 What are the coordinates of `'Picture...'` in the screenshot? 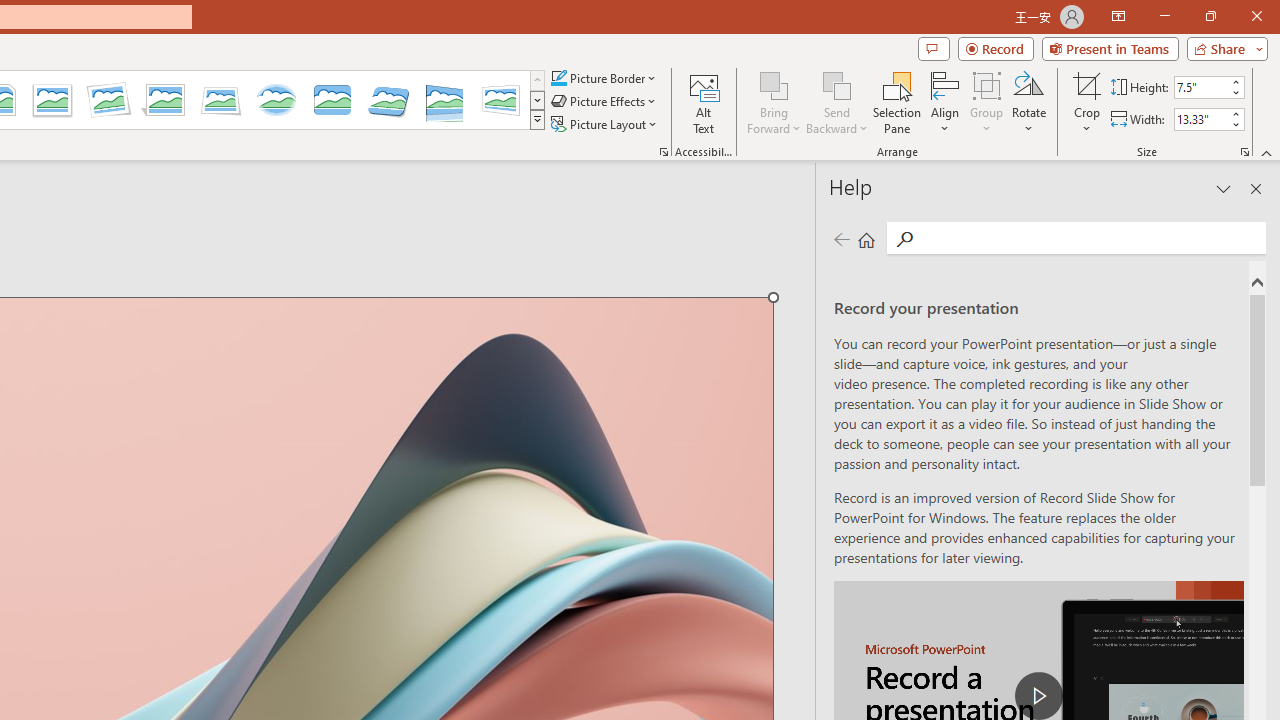 It's located at (663, 150).